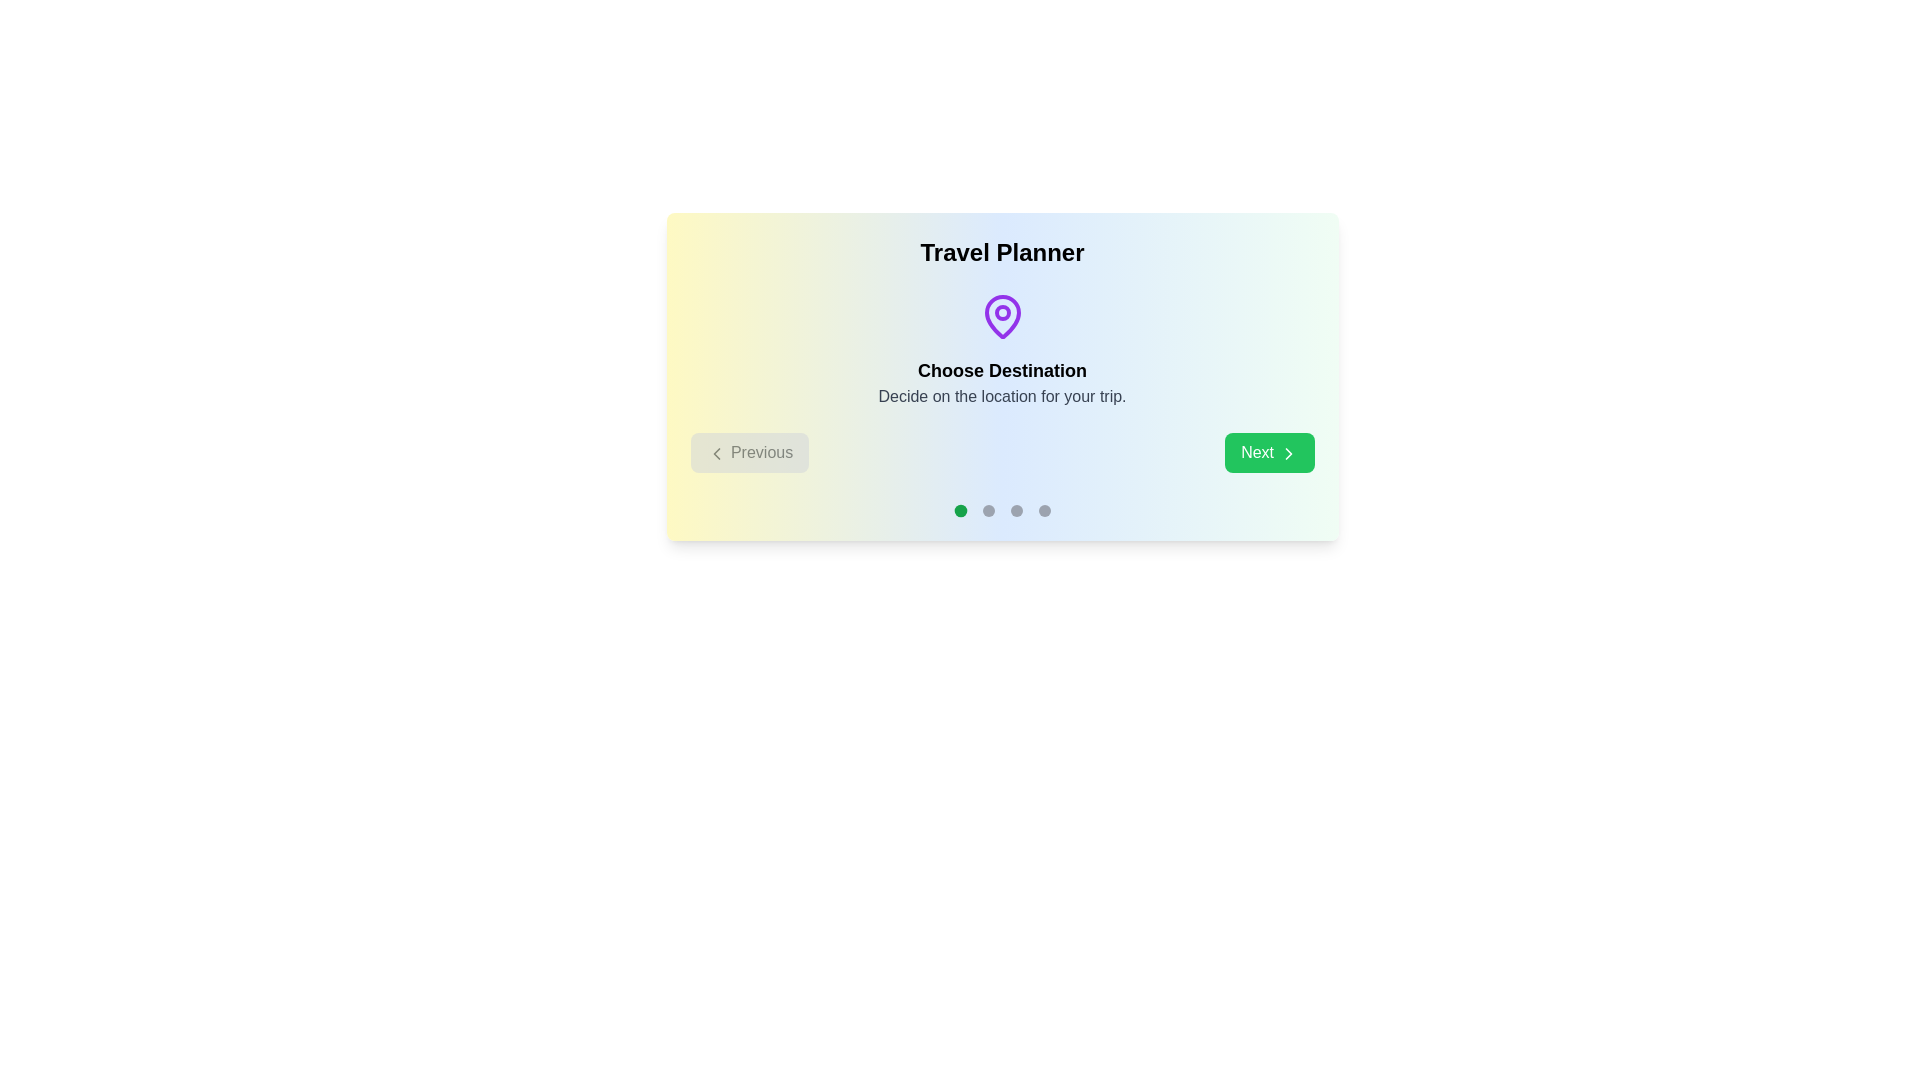 This screenshot has width=1920, height=1080. What do you see at coordinates (988, 509) in the screenshot?
I see `the second gray navigation dot located beneath the 'Travel Planner' section` at bounding box center [988, 509].